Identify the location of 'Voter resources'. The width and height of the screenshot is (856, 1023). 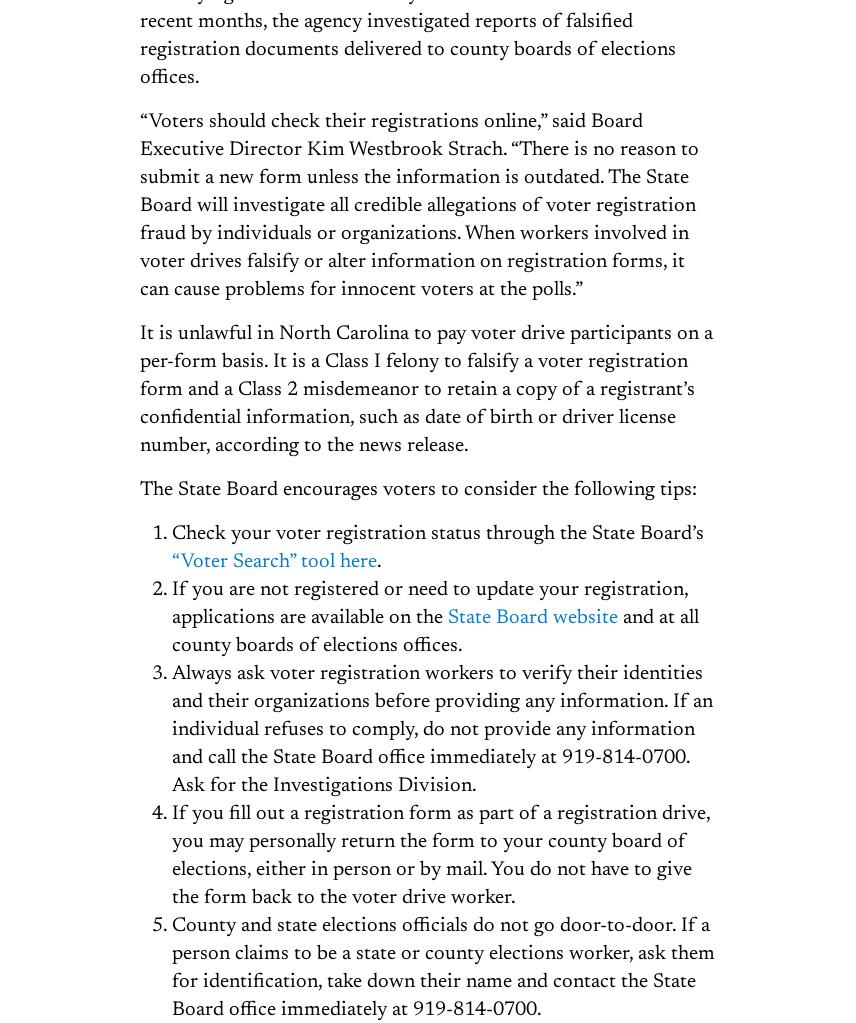
(359, 581).